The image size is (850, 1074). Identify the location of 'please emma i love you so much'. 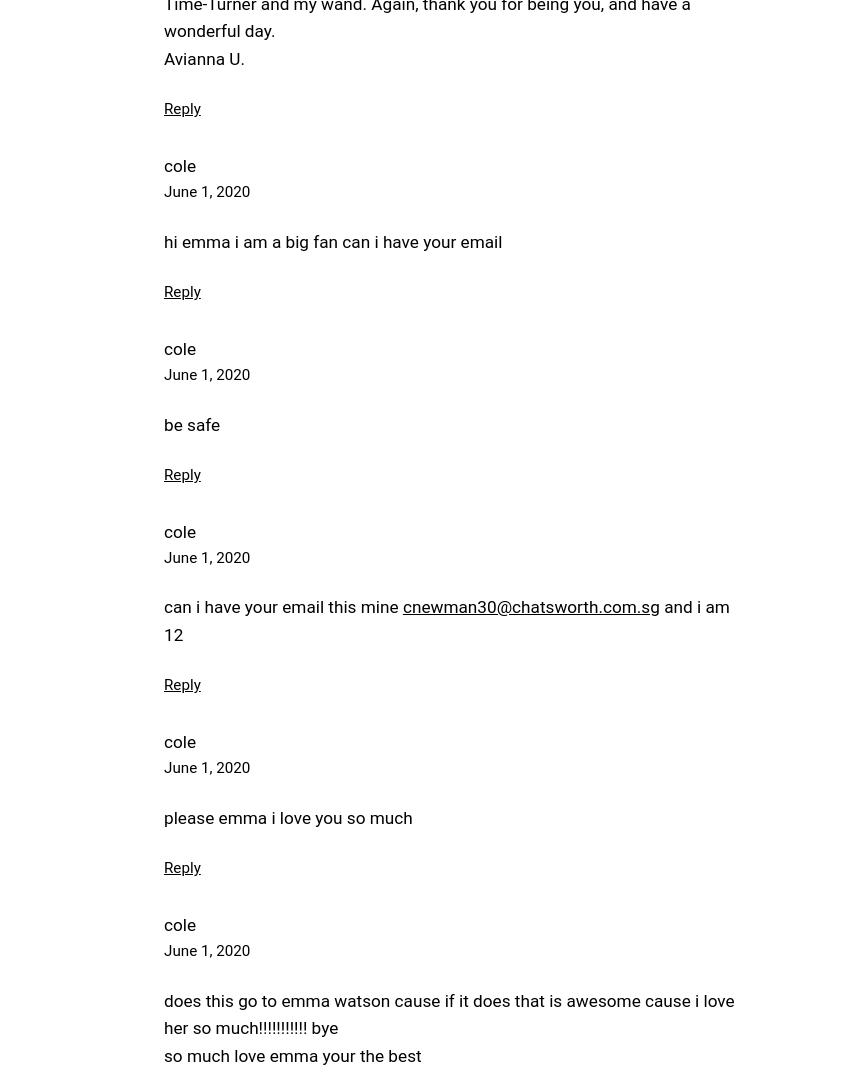
(286, 816).